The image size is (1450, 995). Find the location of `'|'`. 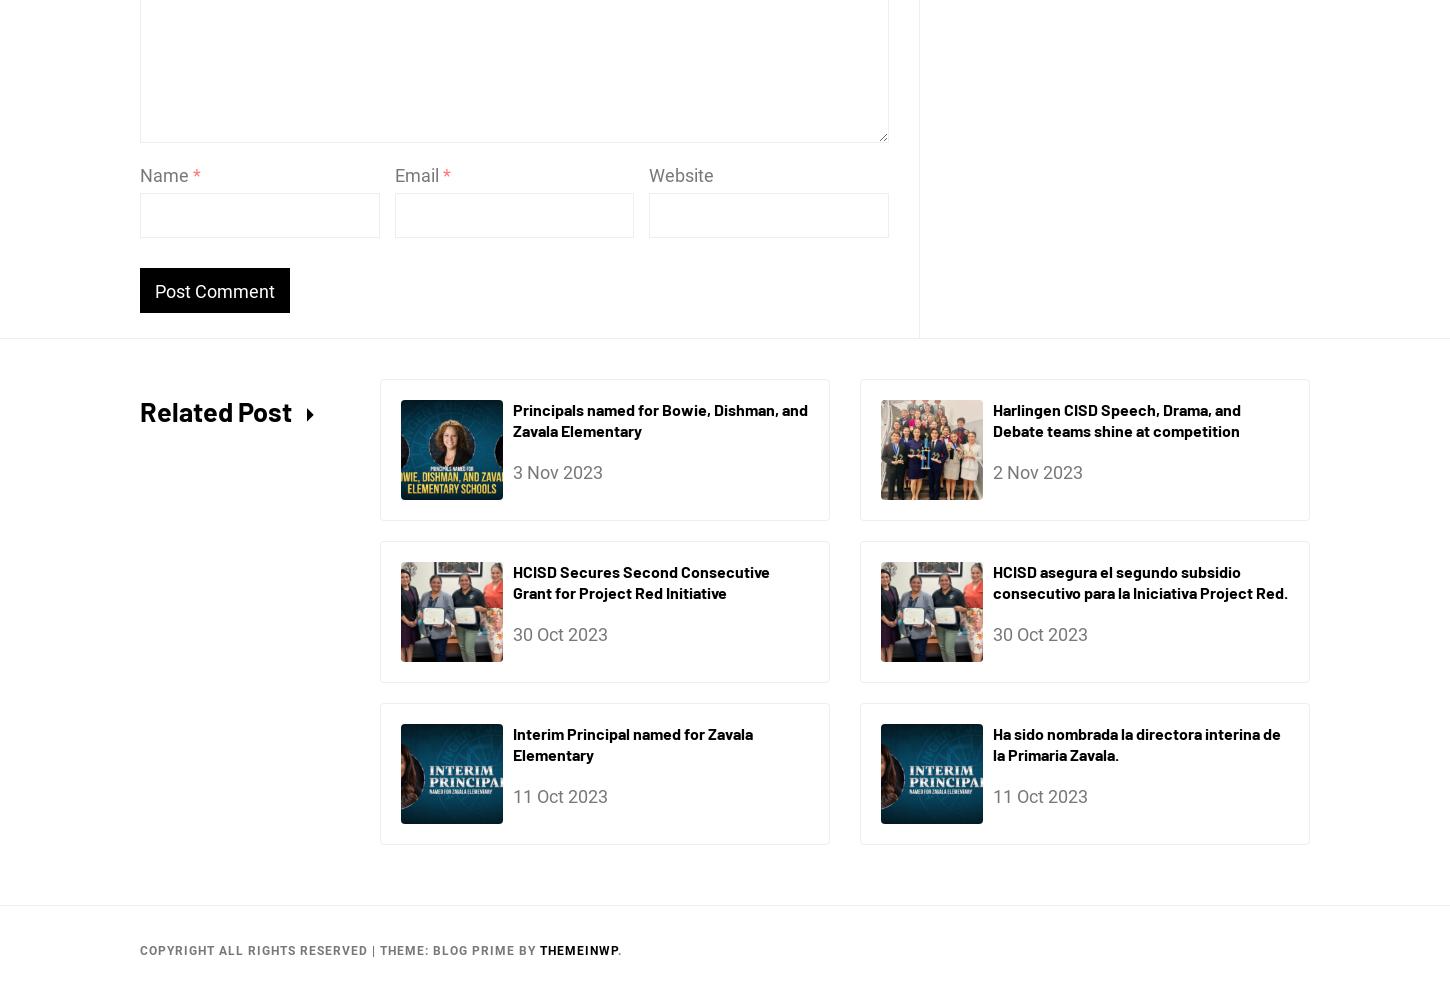

'|' is located at coordinates (374, 951).